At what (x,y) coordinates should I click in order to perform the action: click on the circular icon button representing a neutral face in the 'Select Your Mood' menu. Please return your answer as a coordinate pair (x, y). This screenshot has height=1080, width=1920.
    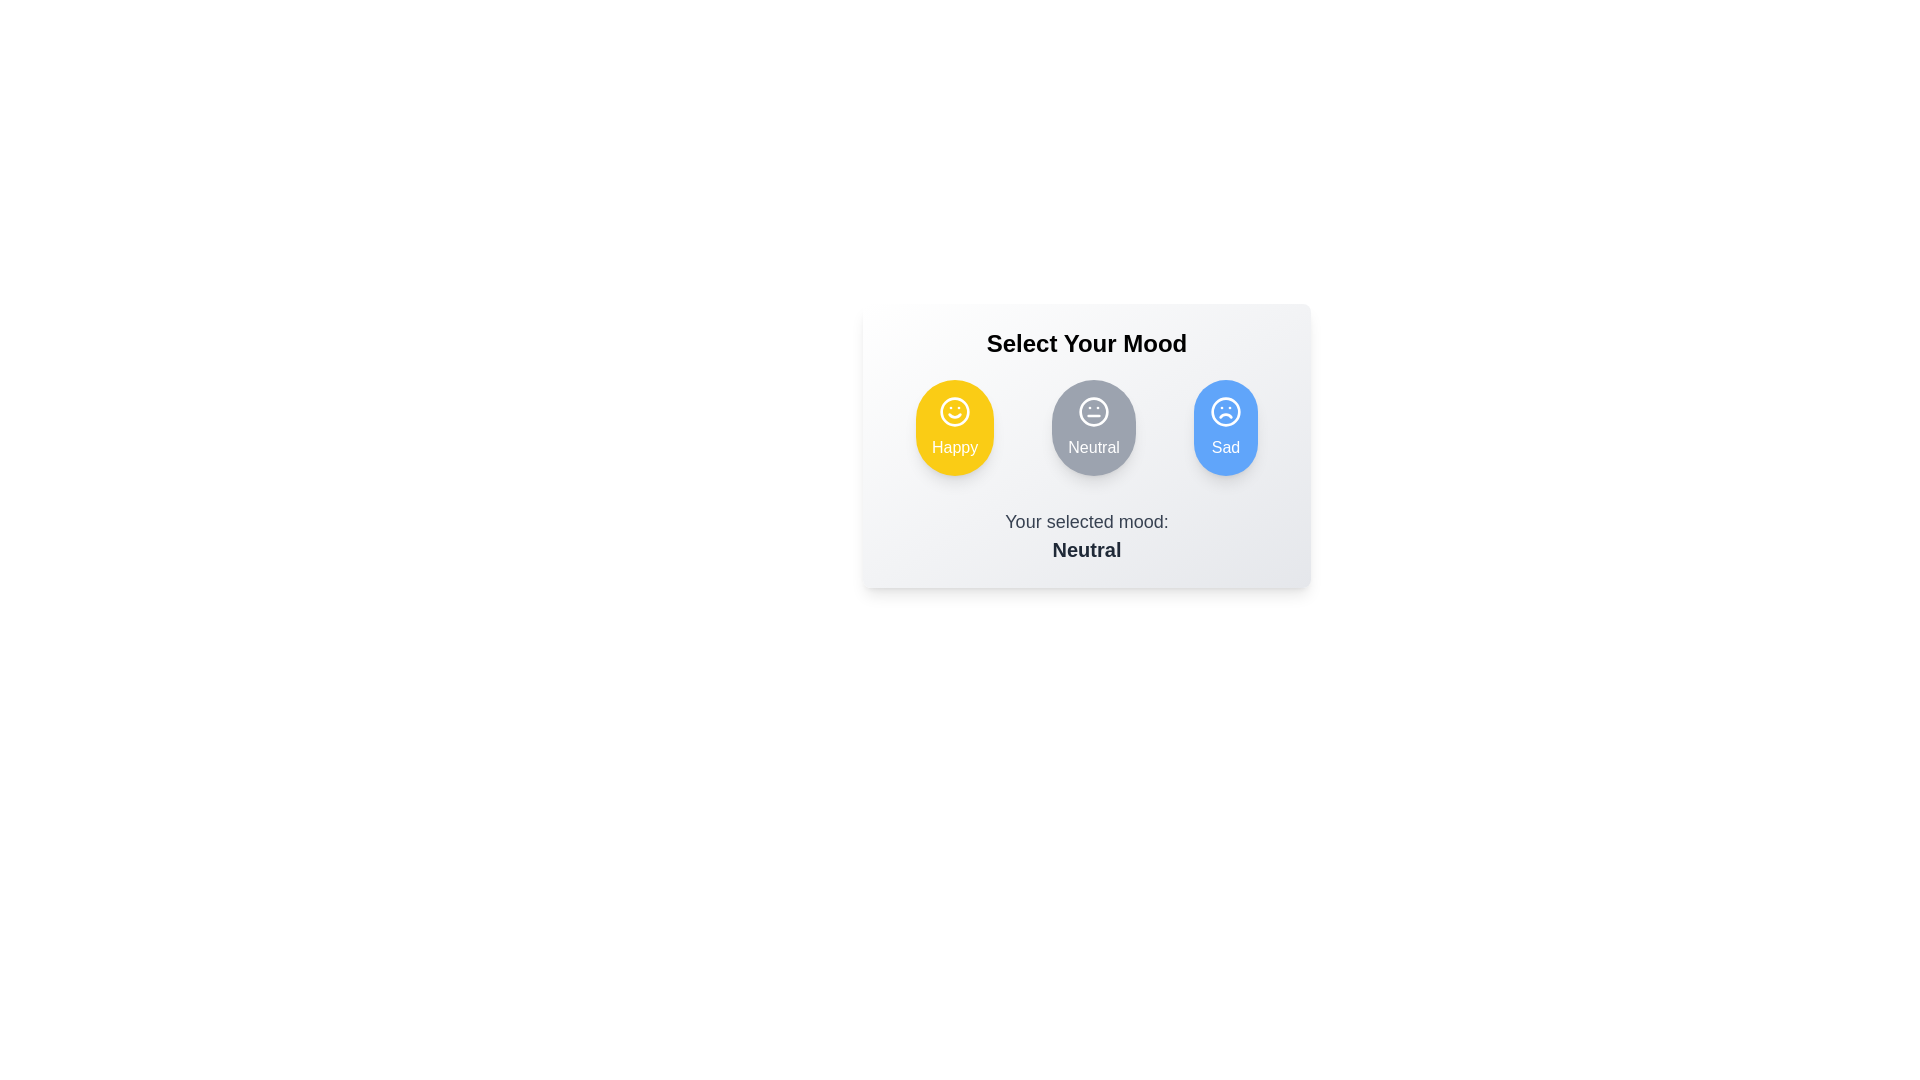
    Looking at the image, I should click on (1093, 411).